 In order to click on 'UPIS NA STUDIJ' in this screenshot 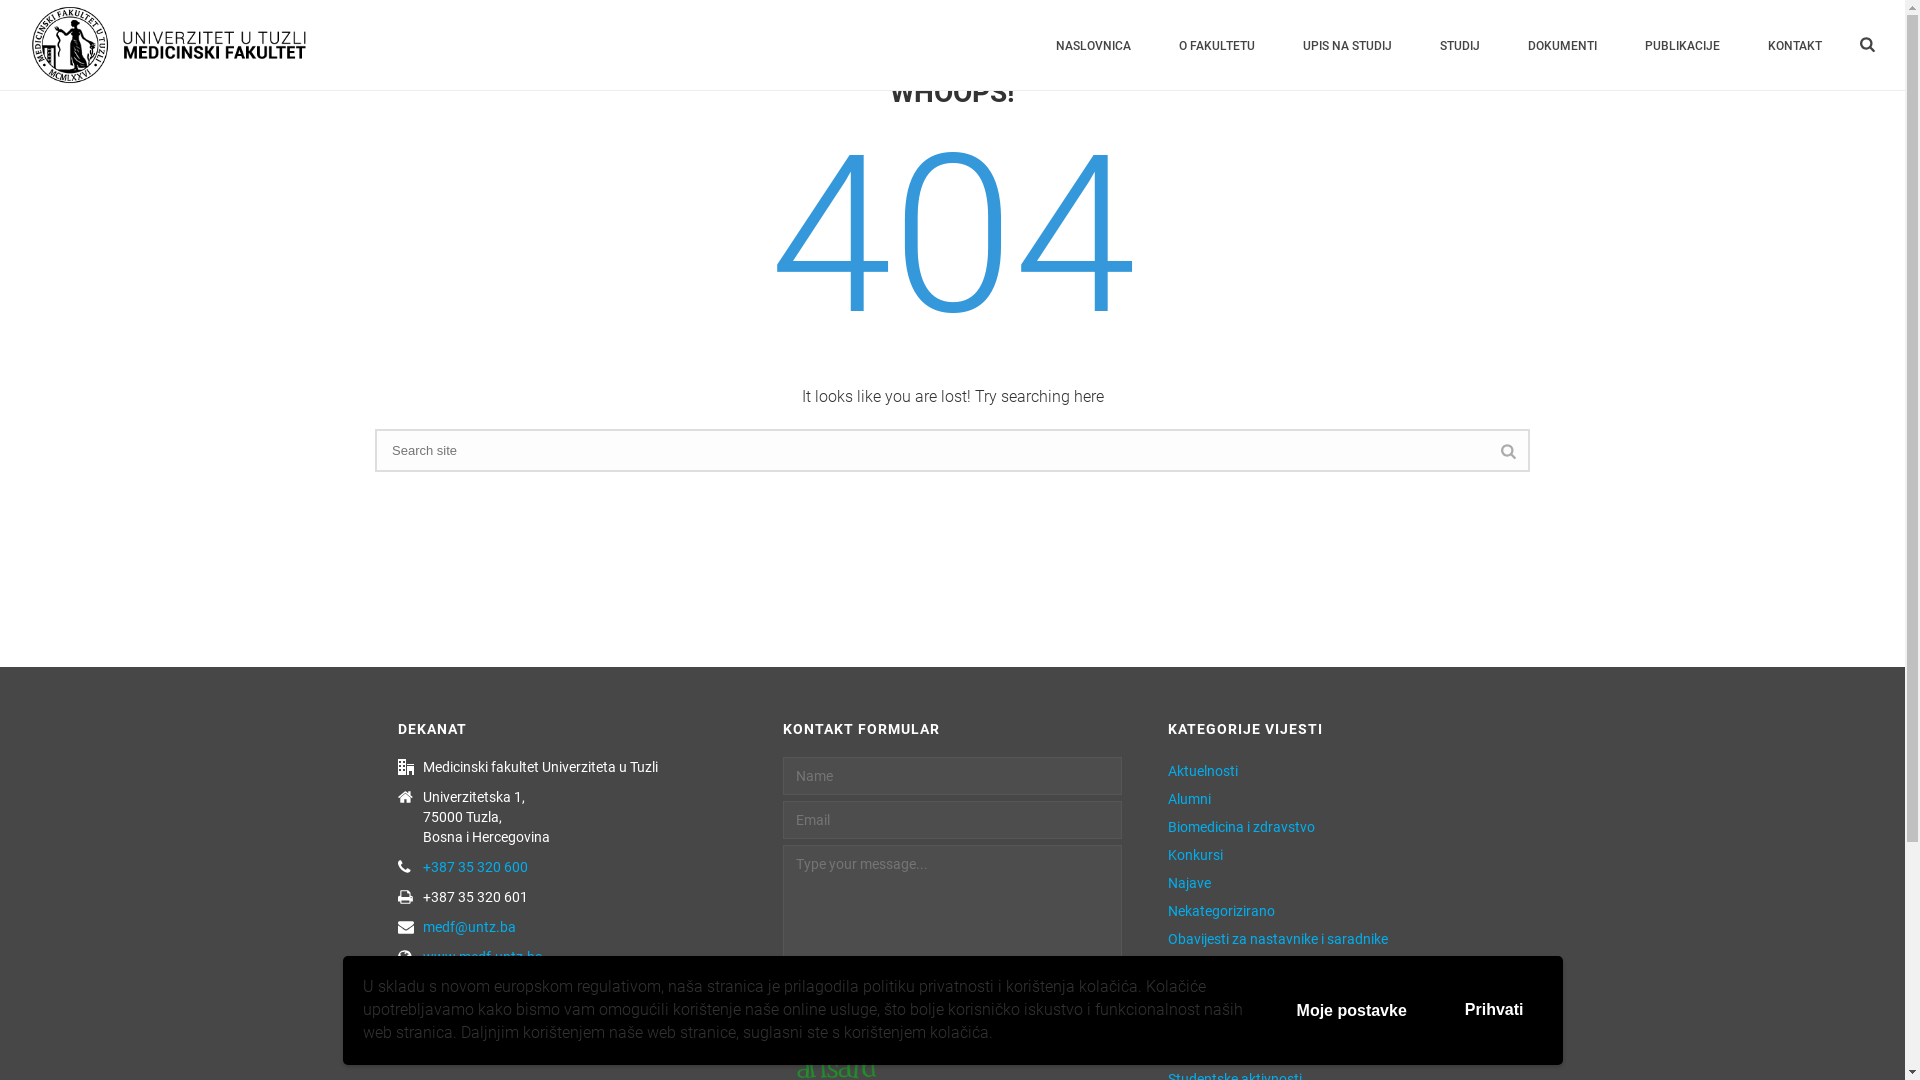, I will do `click(1347, 45)`.